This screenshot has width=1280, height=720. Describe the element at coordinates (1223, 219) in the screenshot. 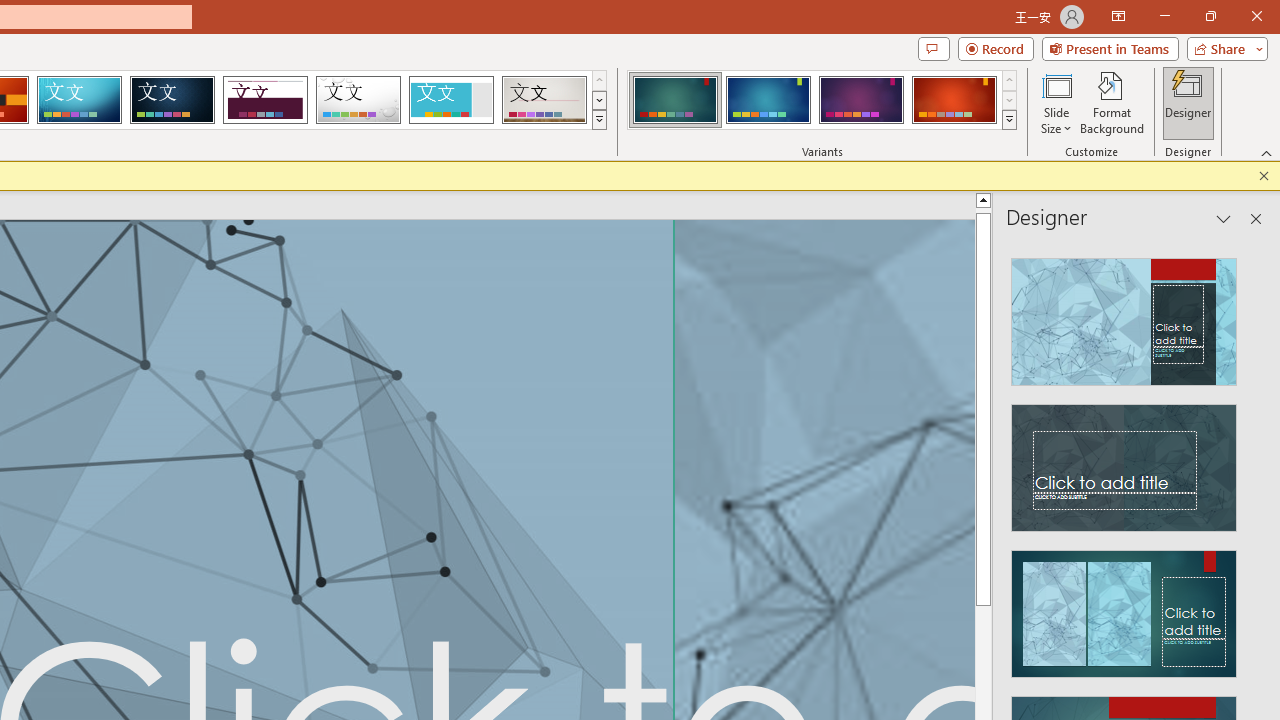

I see `'Task Pane Options'` at that location.